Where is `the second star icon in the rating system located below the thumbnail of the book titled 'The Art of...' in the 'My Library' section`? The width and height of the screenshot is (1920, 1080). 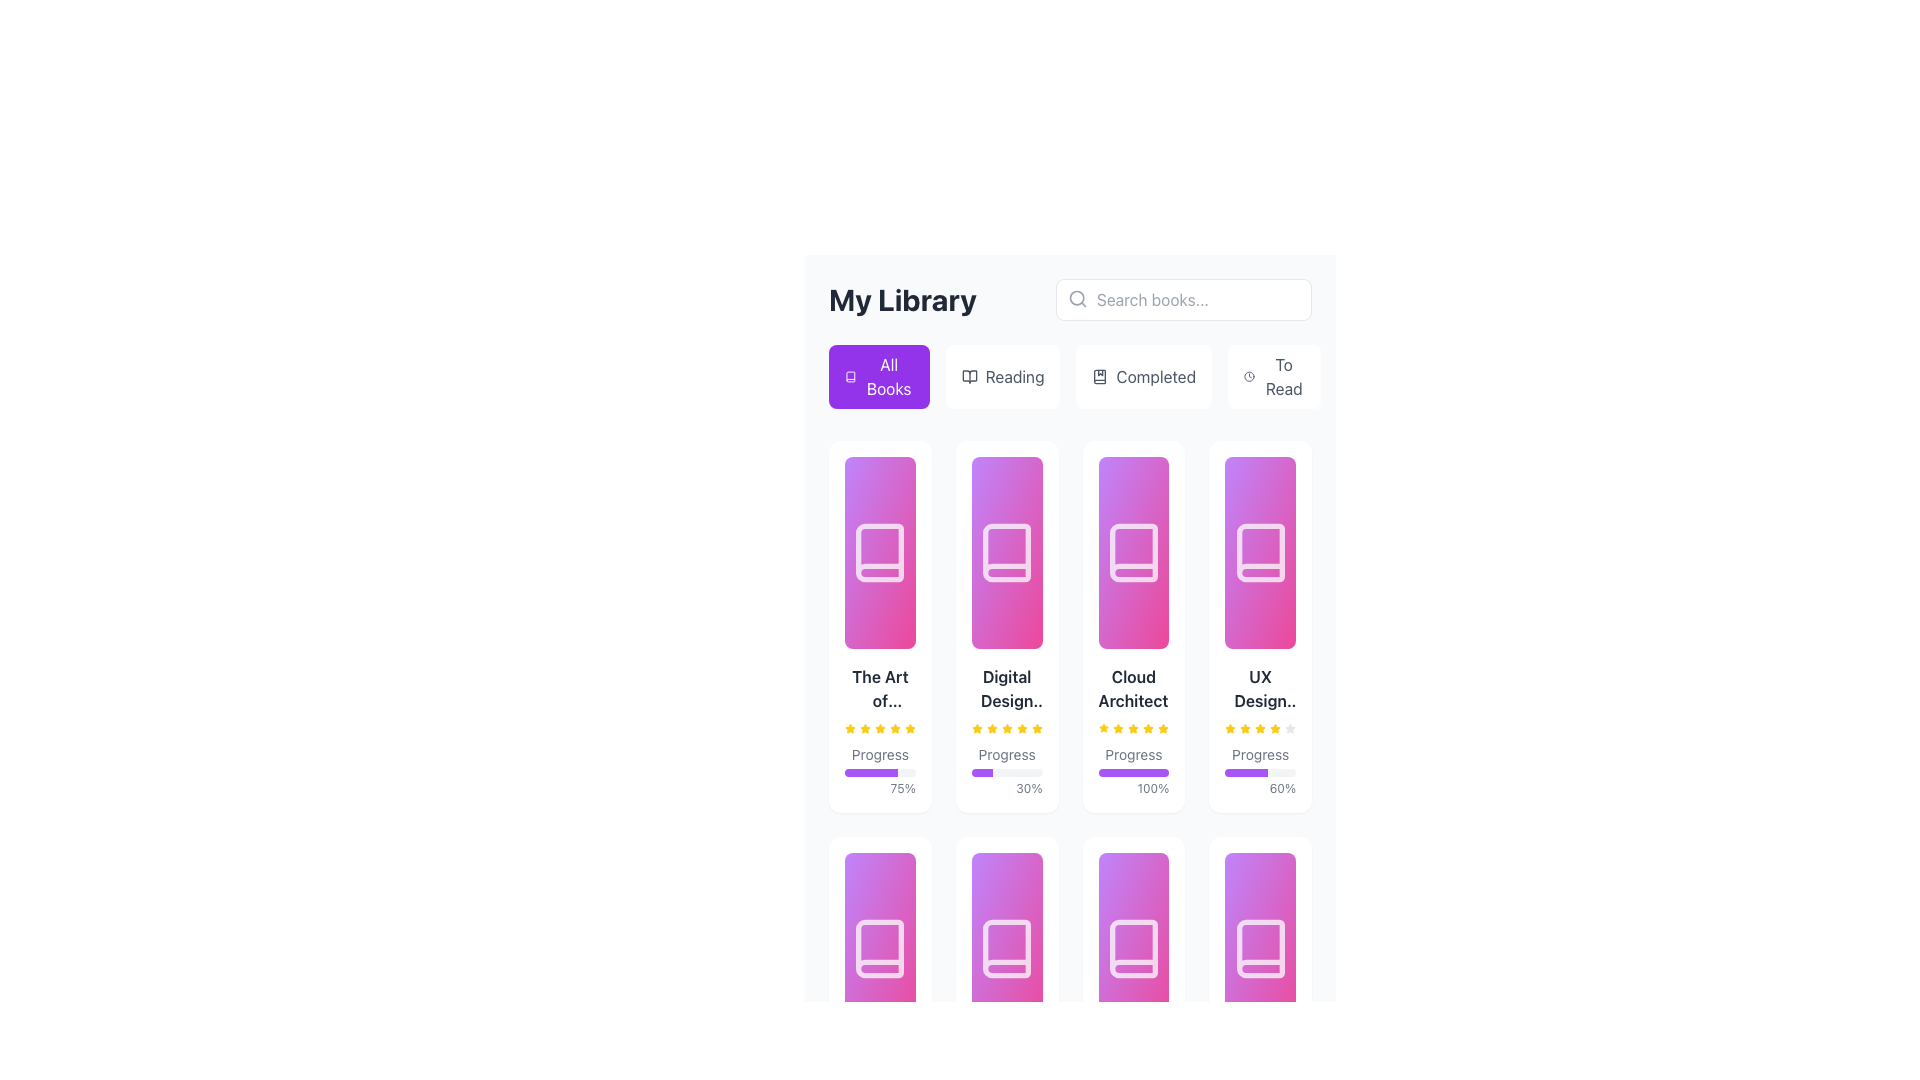
the second star icon in the rating system located below the thumbnail of the book titled 'The Art of...' in the 'My Library' section is located at coordinates (865, 729).